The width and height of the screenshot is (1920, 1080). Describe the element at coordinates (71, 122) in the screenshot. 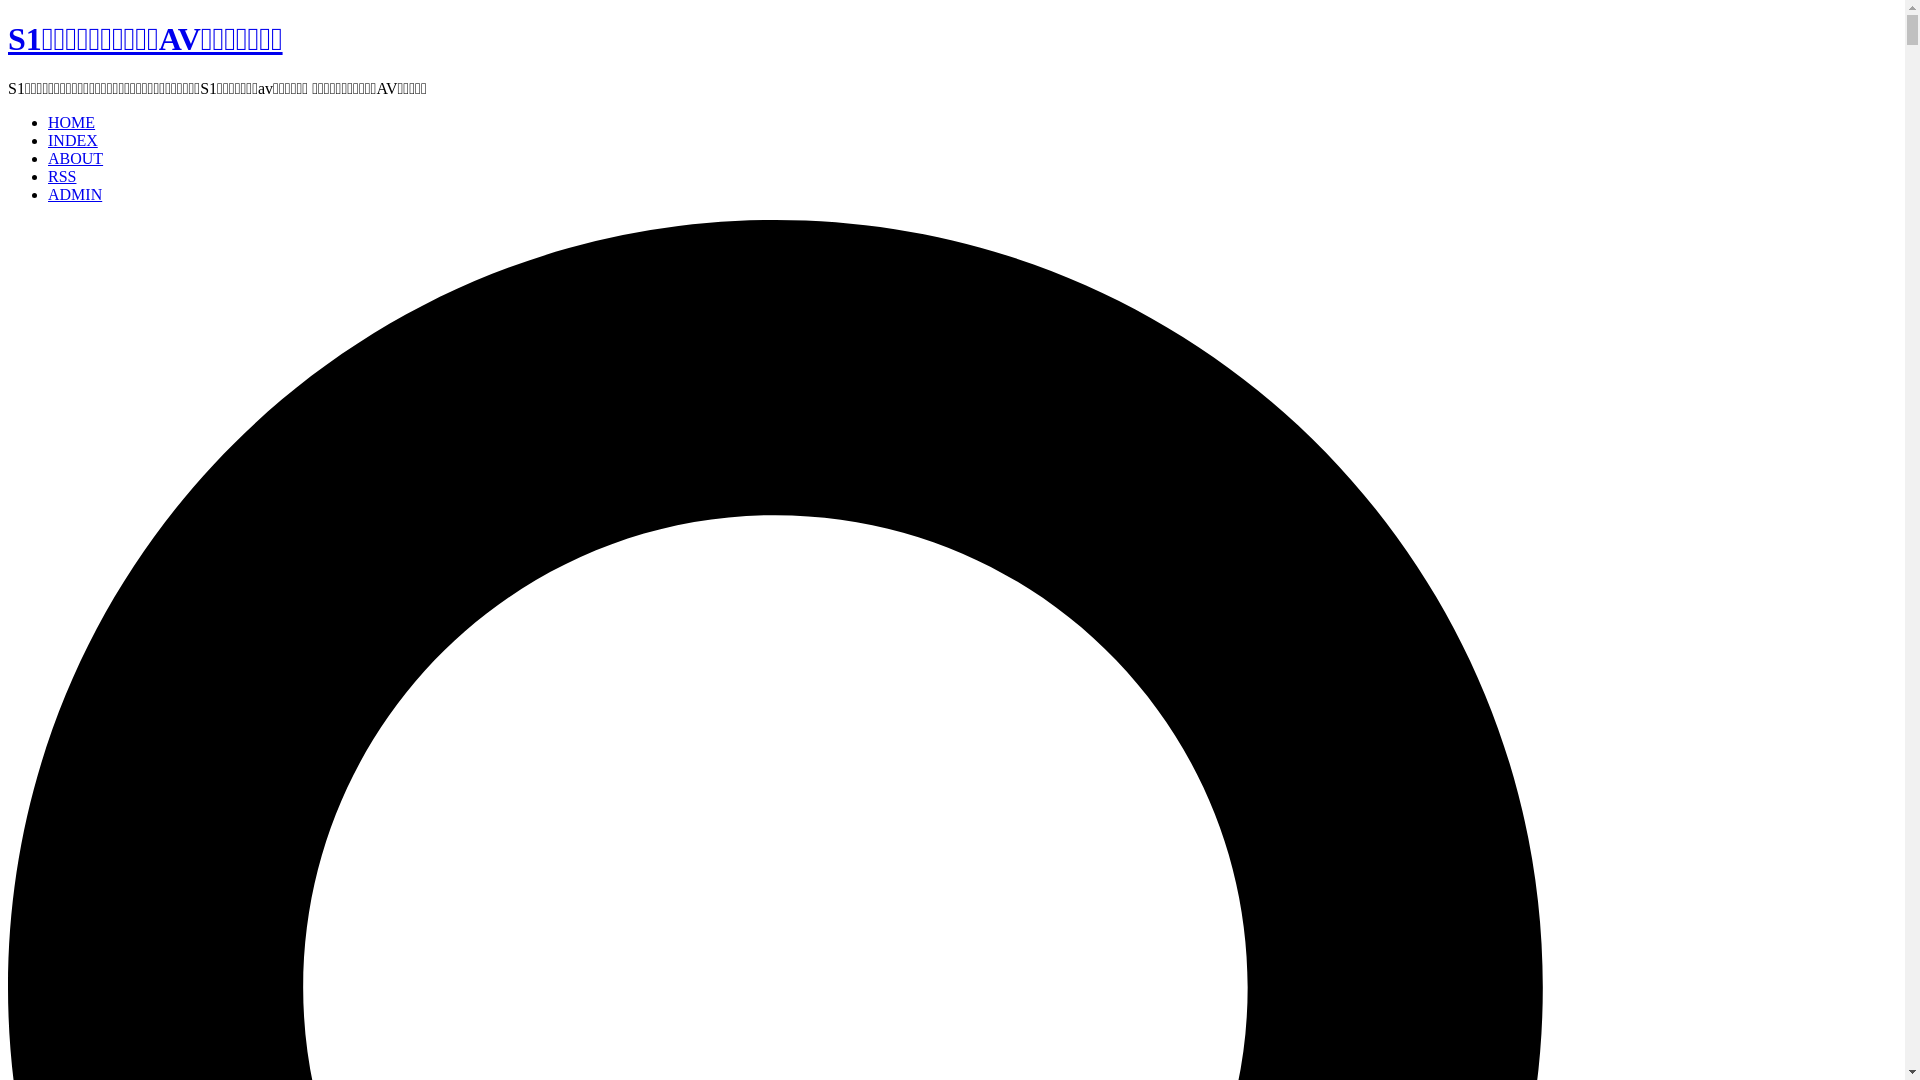

I see `'HOME'` at that location.